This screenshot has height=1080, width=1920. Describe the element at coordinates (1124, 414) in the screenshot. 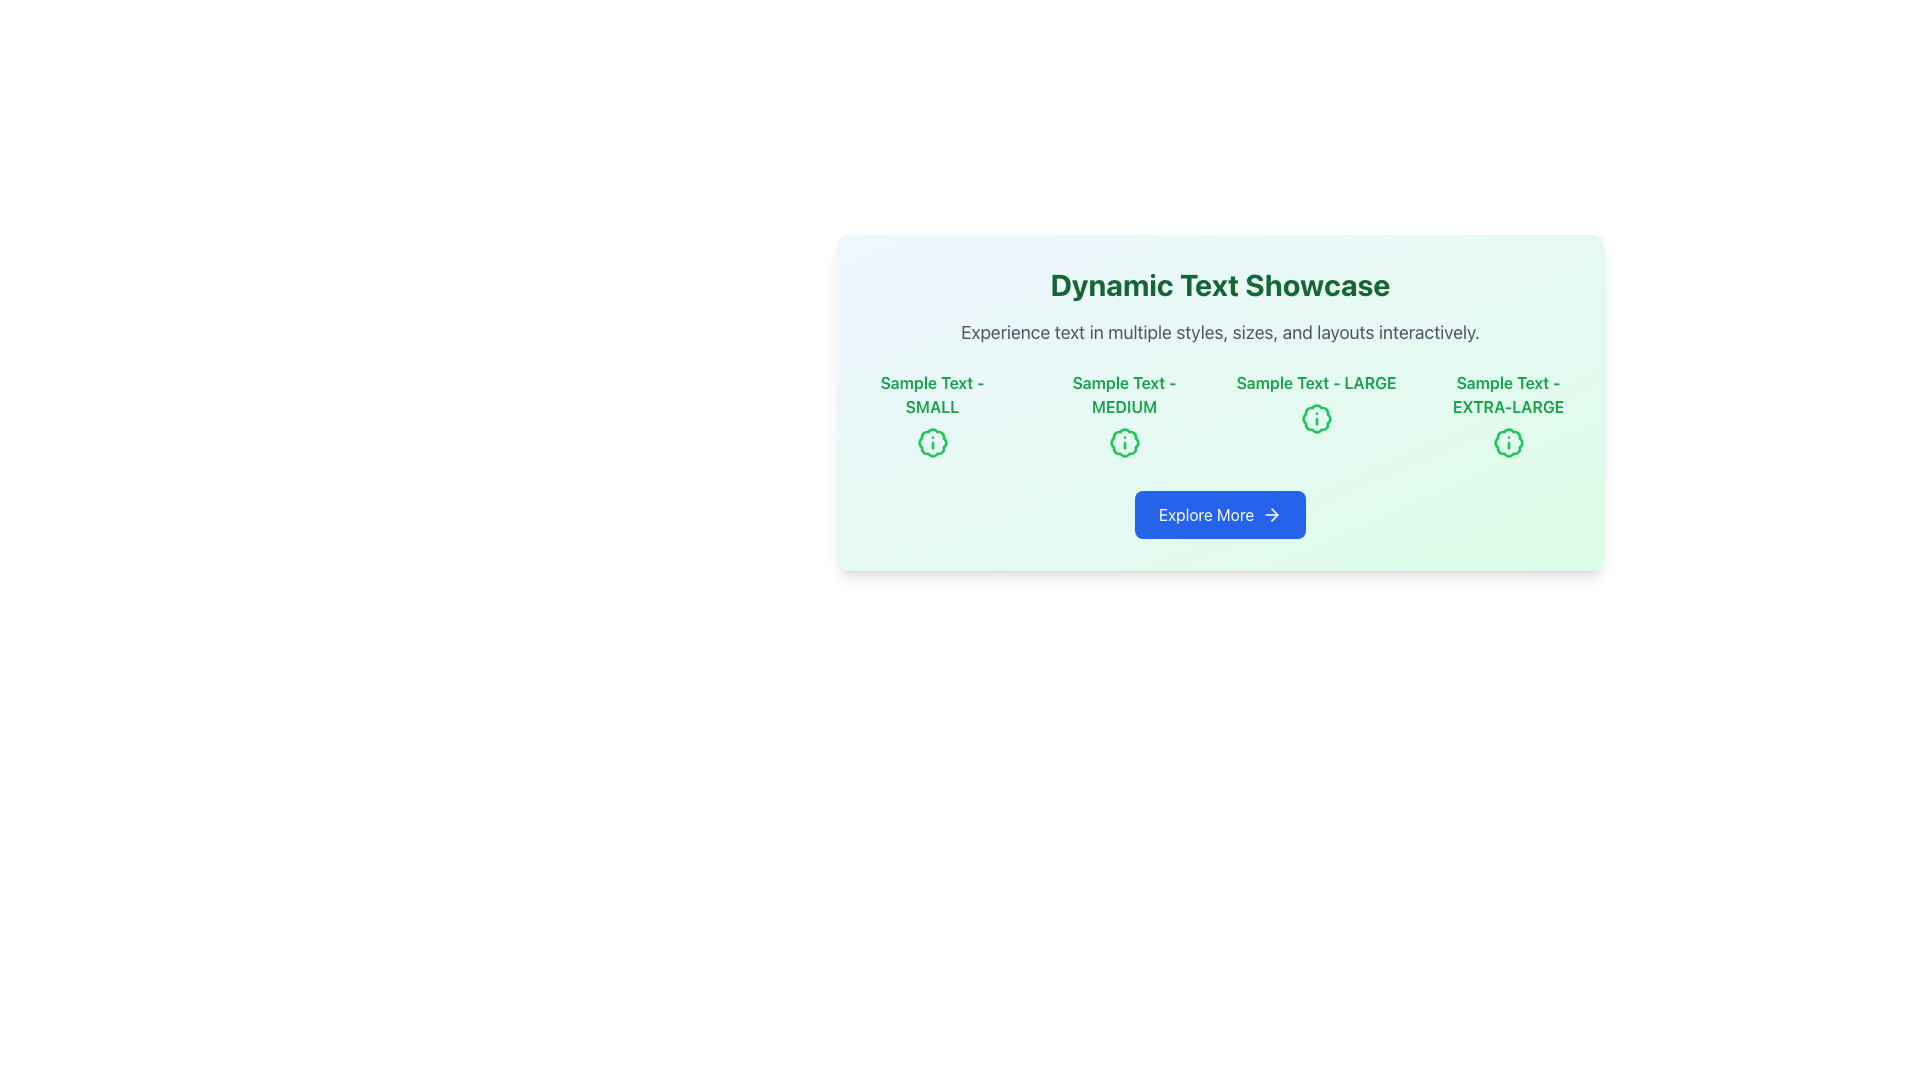

I see `the grid item labeled 'Sample Text - MEDIUM' which is the second component in a grid layout, positioned centrally under 'Dynamic Text Showcase'` at that location.